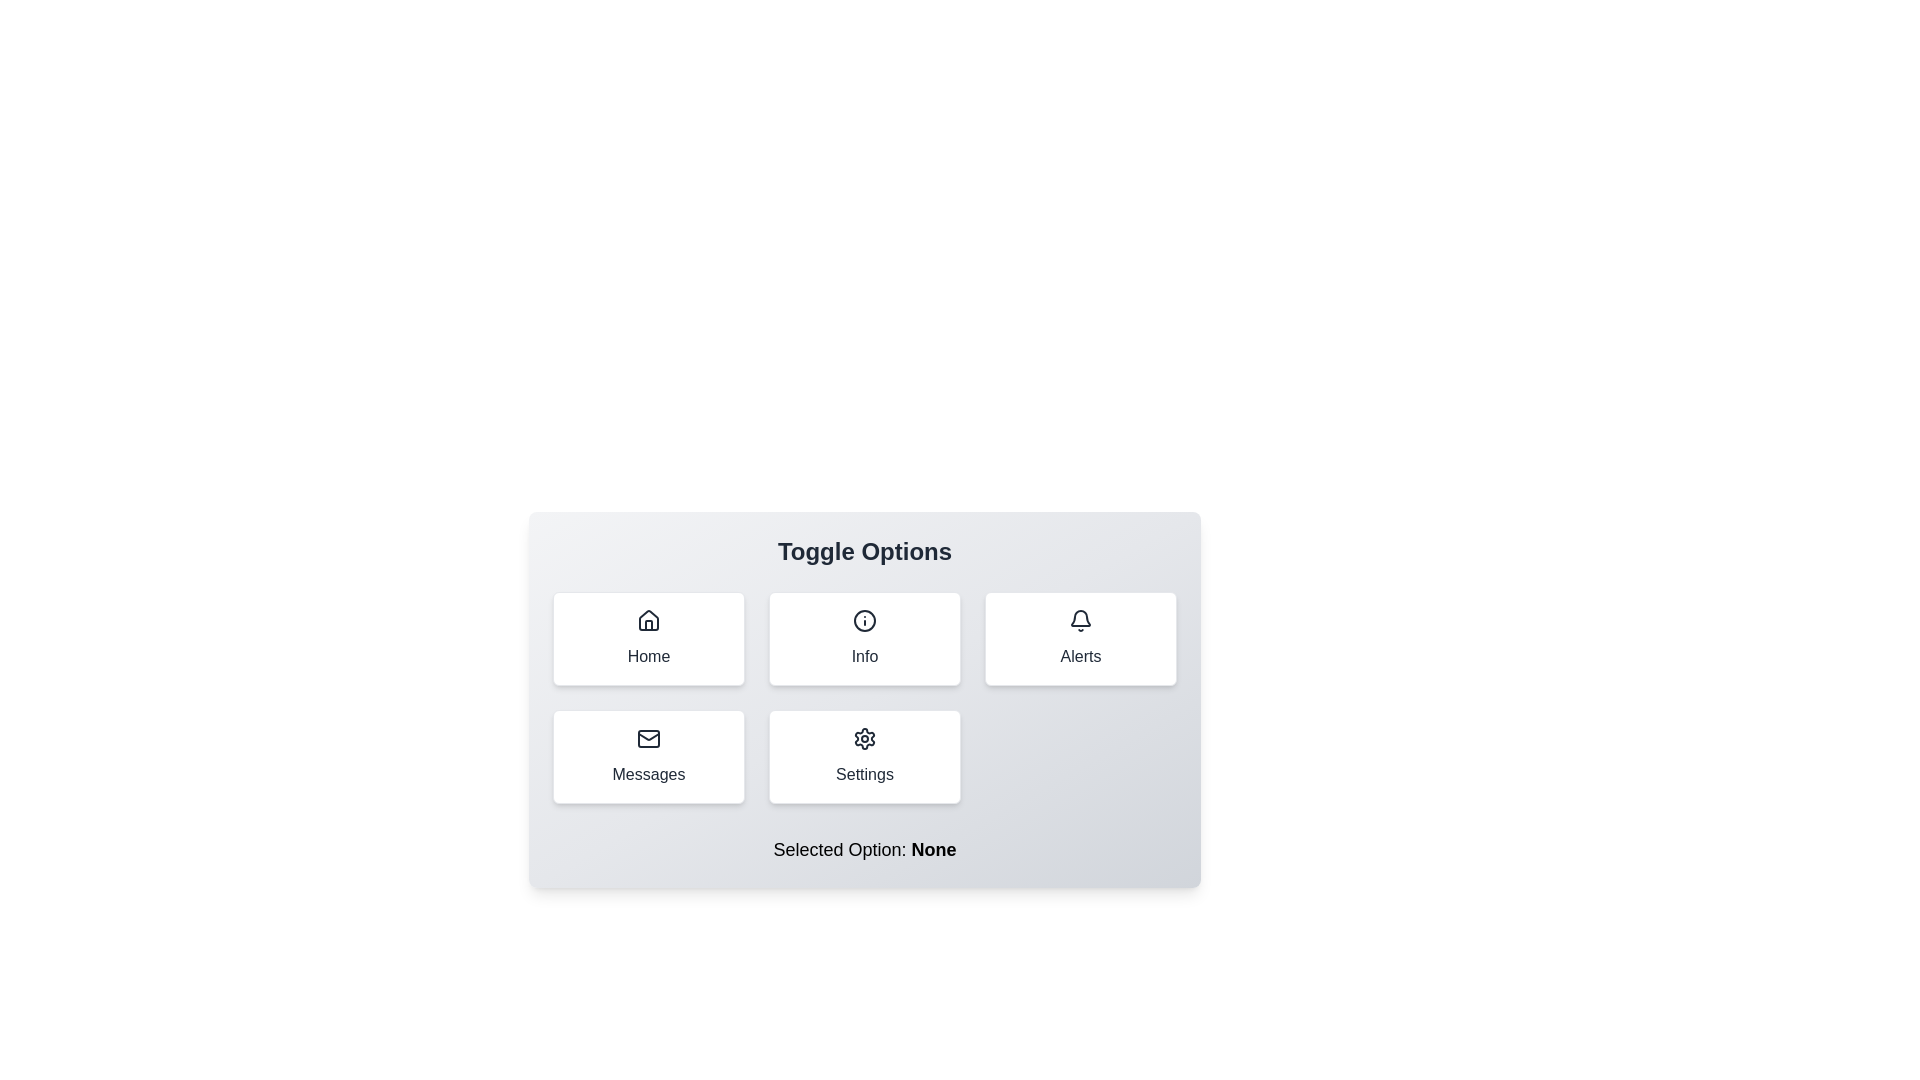 Image resolution: width=1920 pixels, height=1080 pixels. Describe the element at coordinates (864, 656) in the screenshot. I see `the button labeled 'Info' which displays the text 'Info' in a bold, dark font and is part of a grid of options titled 'Toggle Options'` at that location.